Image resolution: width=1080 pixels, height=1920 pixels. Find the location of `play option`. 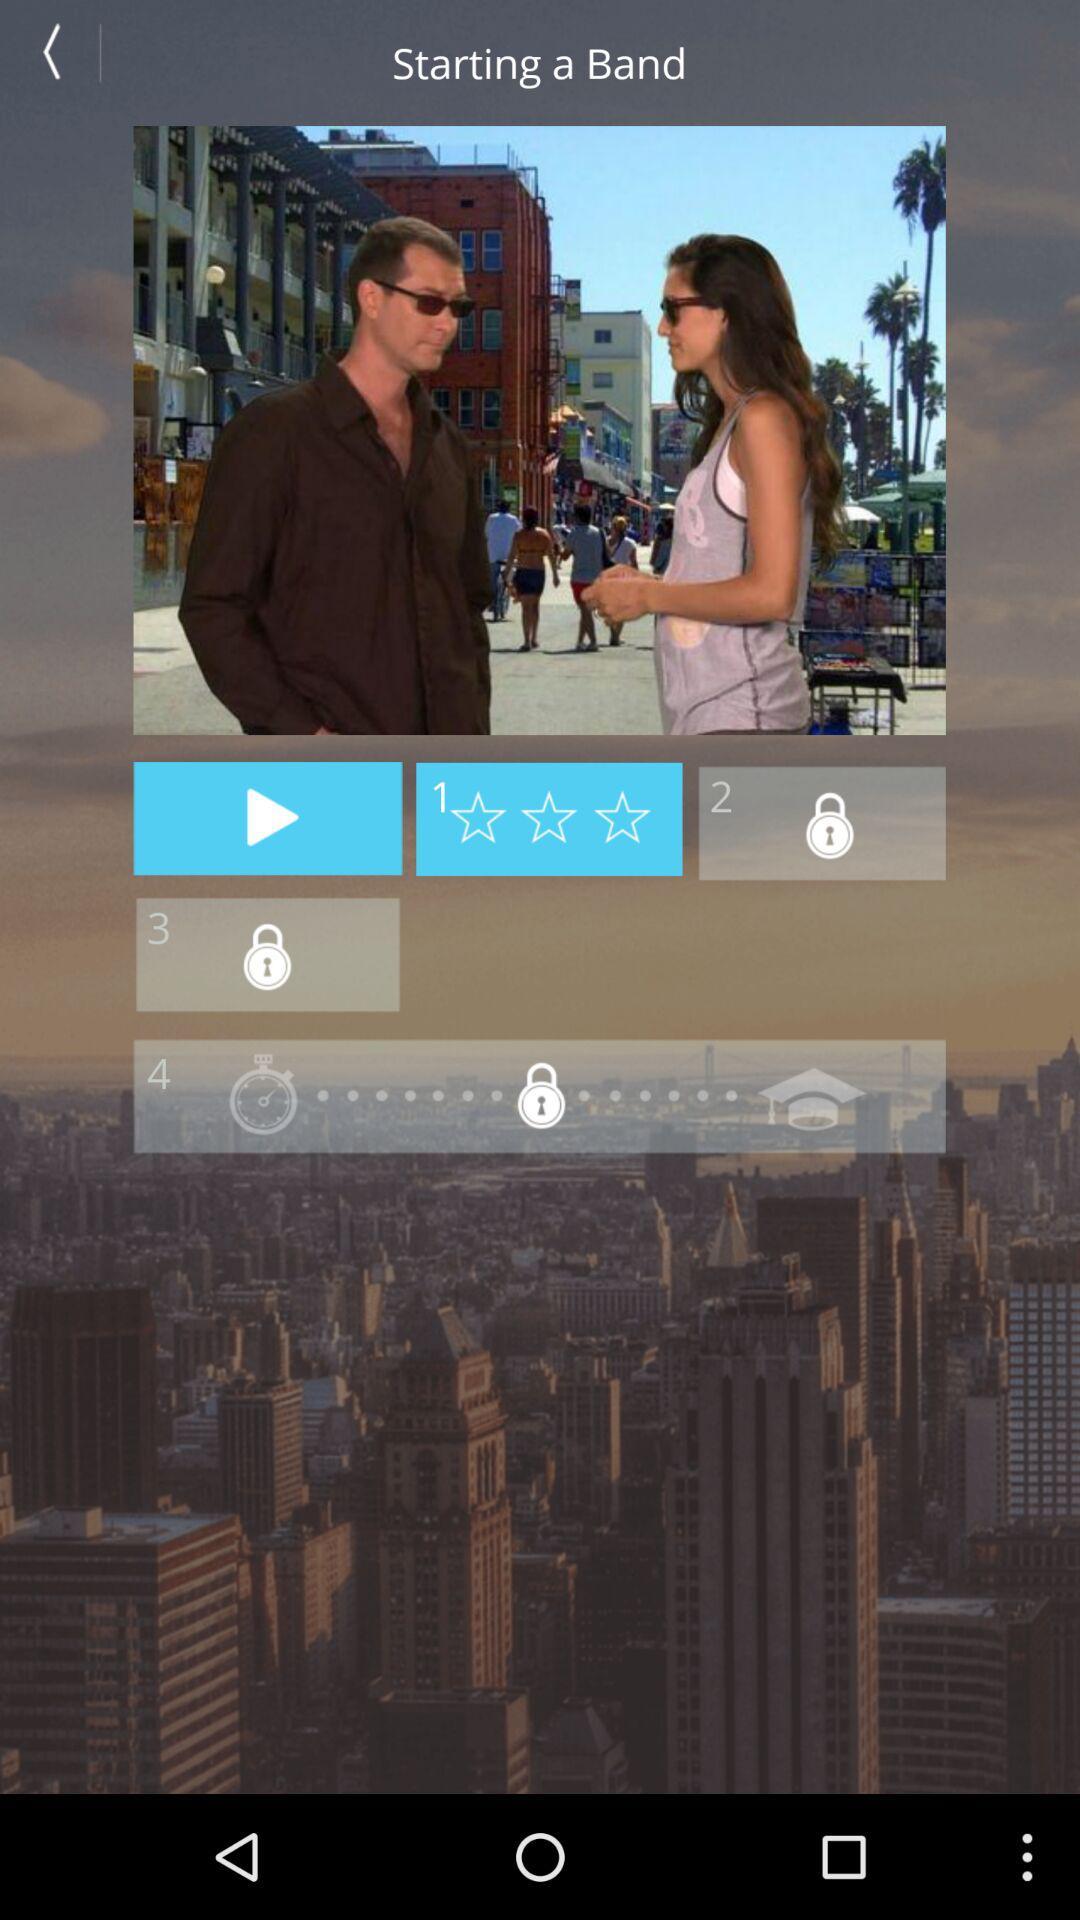

play option is located at coordinates (267, 818).